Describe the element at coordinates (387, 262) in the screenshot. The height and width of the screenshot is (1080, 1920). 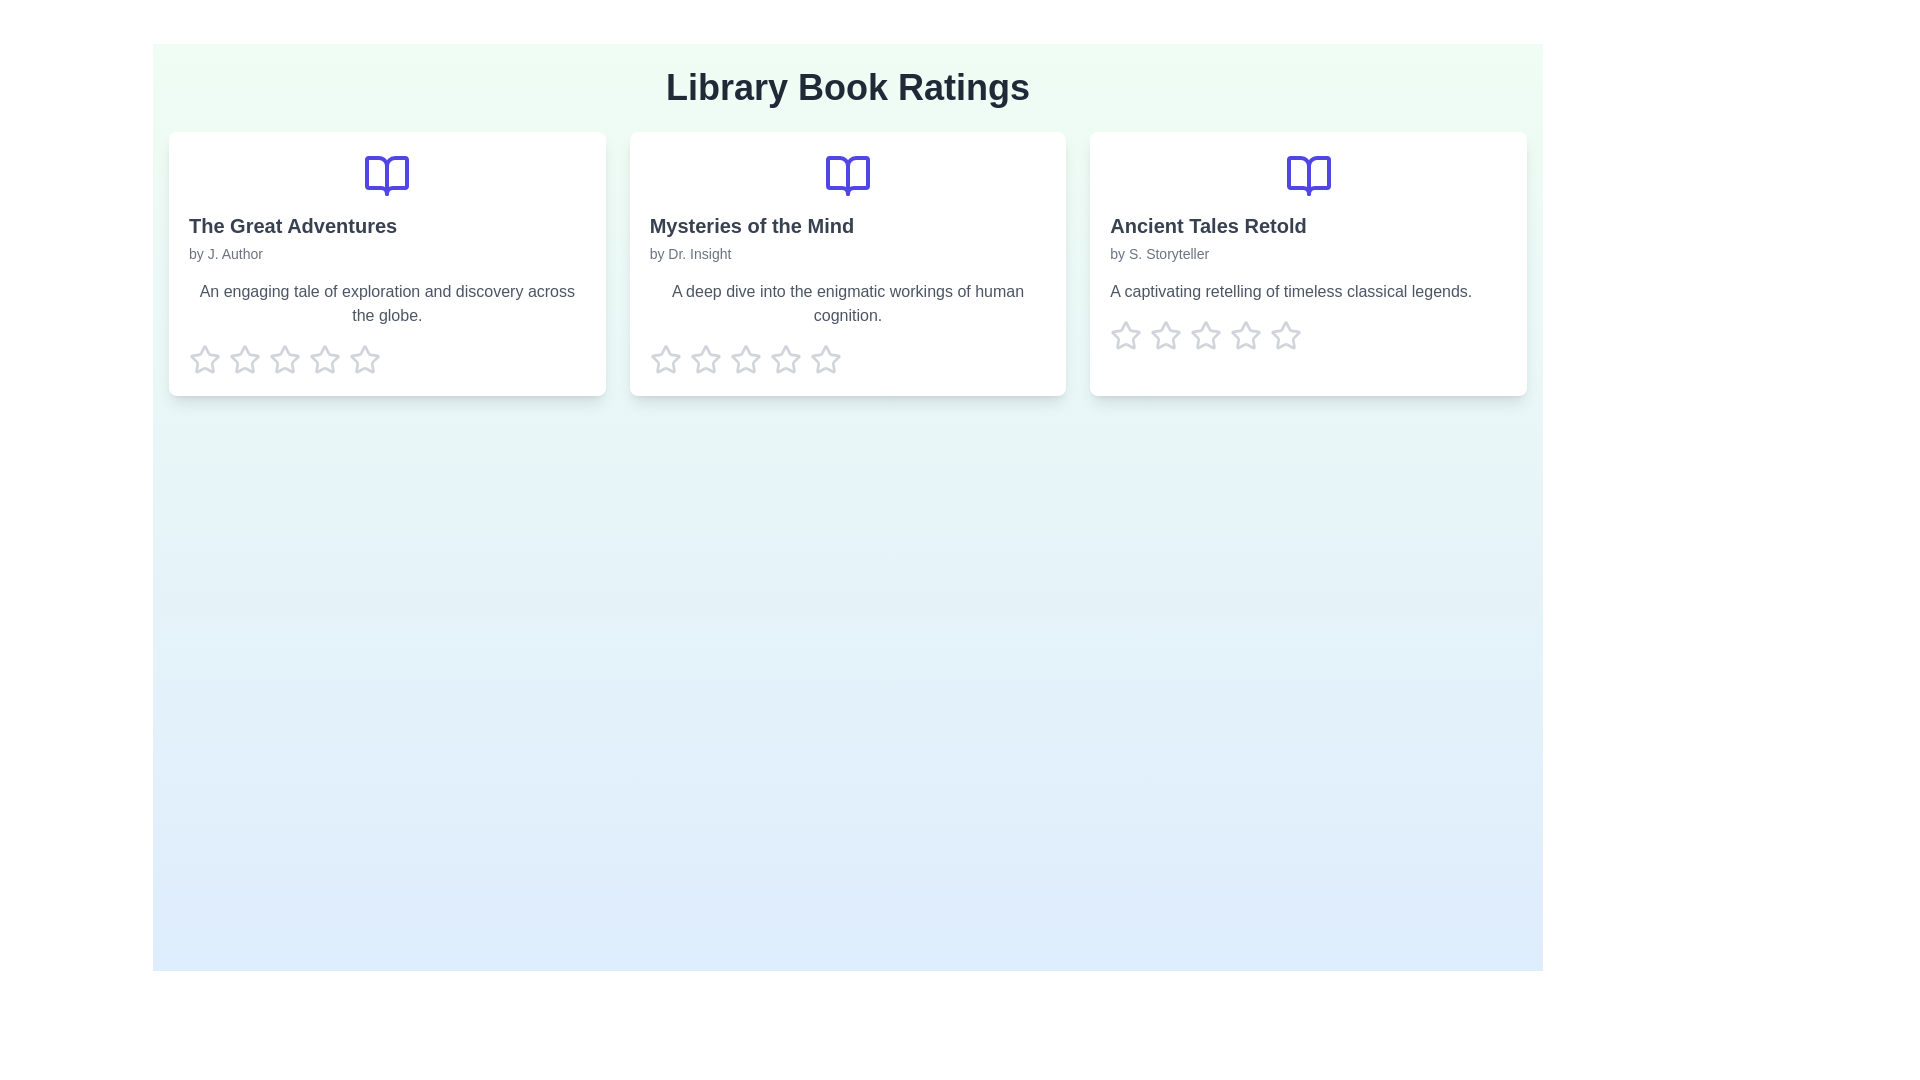
I see `the description of the book titled 'The Great Adventures'` at that location.